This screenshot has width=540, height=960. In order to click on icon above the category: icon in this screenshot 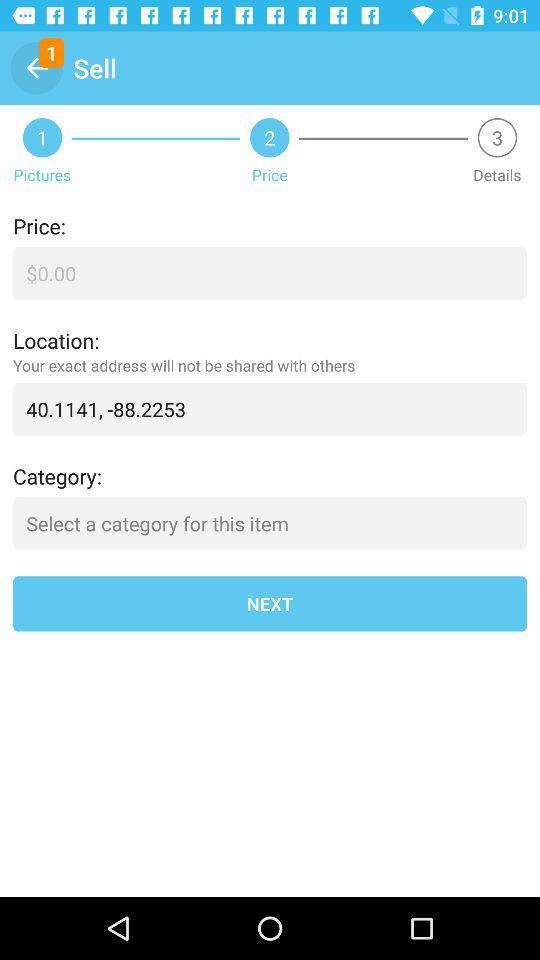, I will do `click(270, 408)`.